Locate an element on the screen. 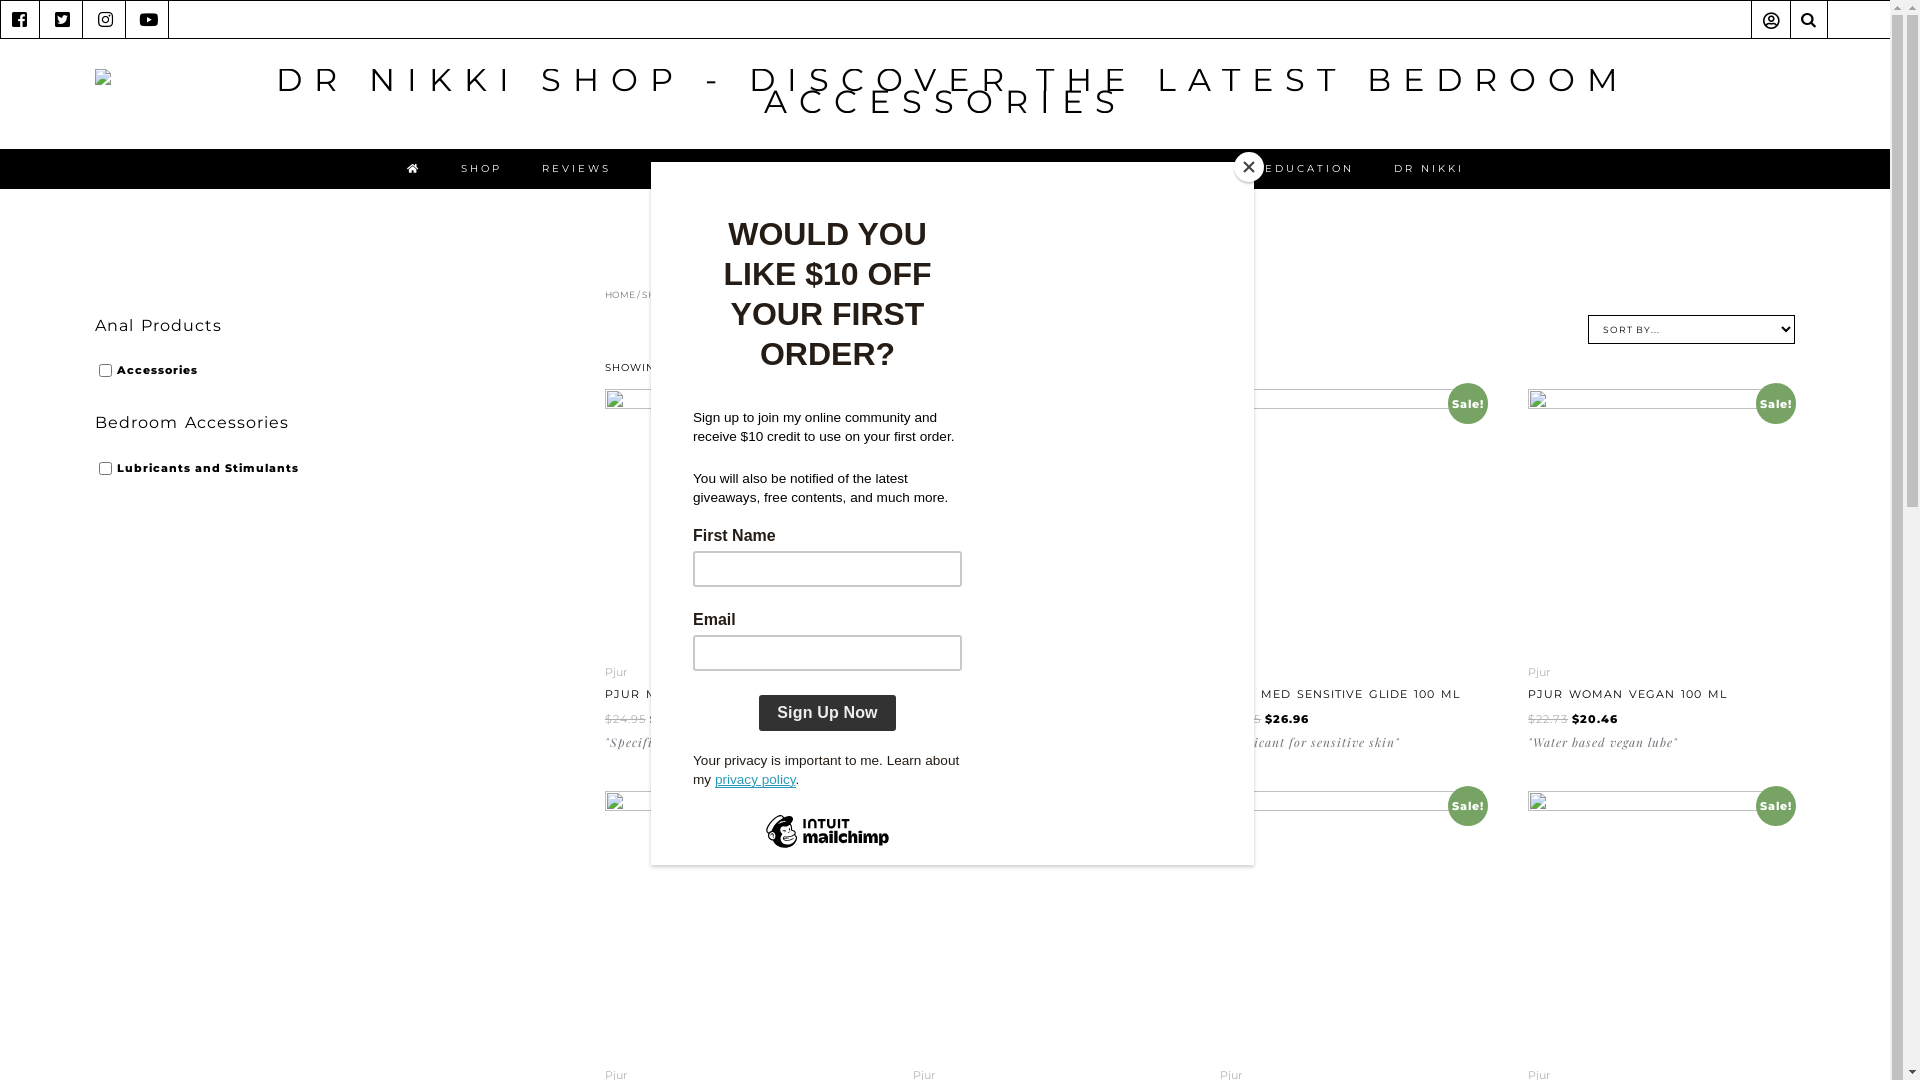 This screenshot has height=1080, width=1920. 'DR NIKKI' is located at coordinates (1428, 157).